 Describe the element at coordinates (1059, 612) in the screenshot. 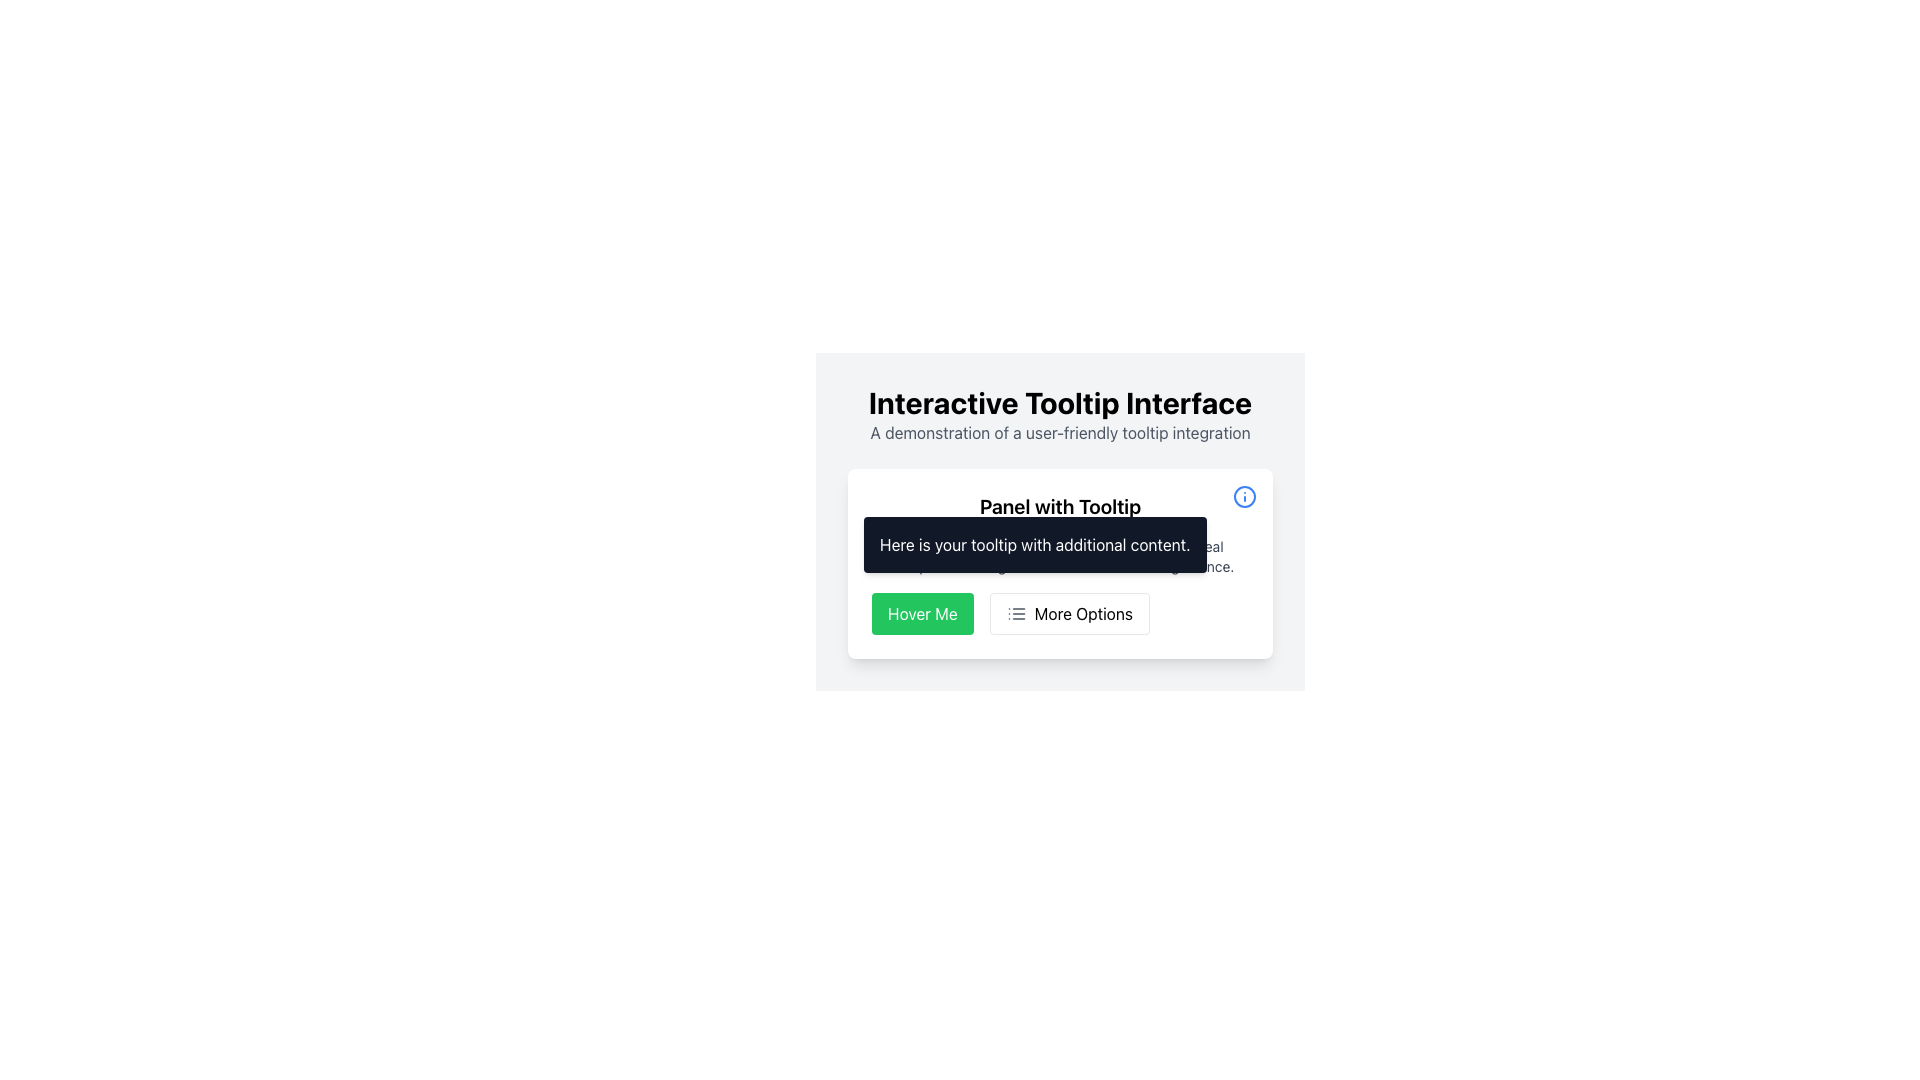

I see `the 'More Options' button located within the tooltip panel` at that location.